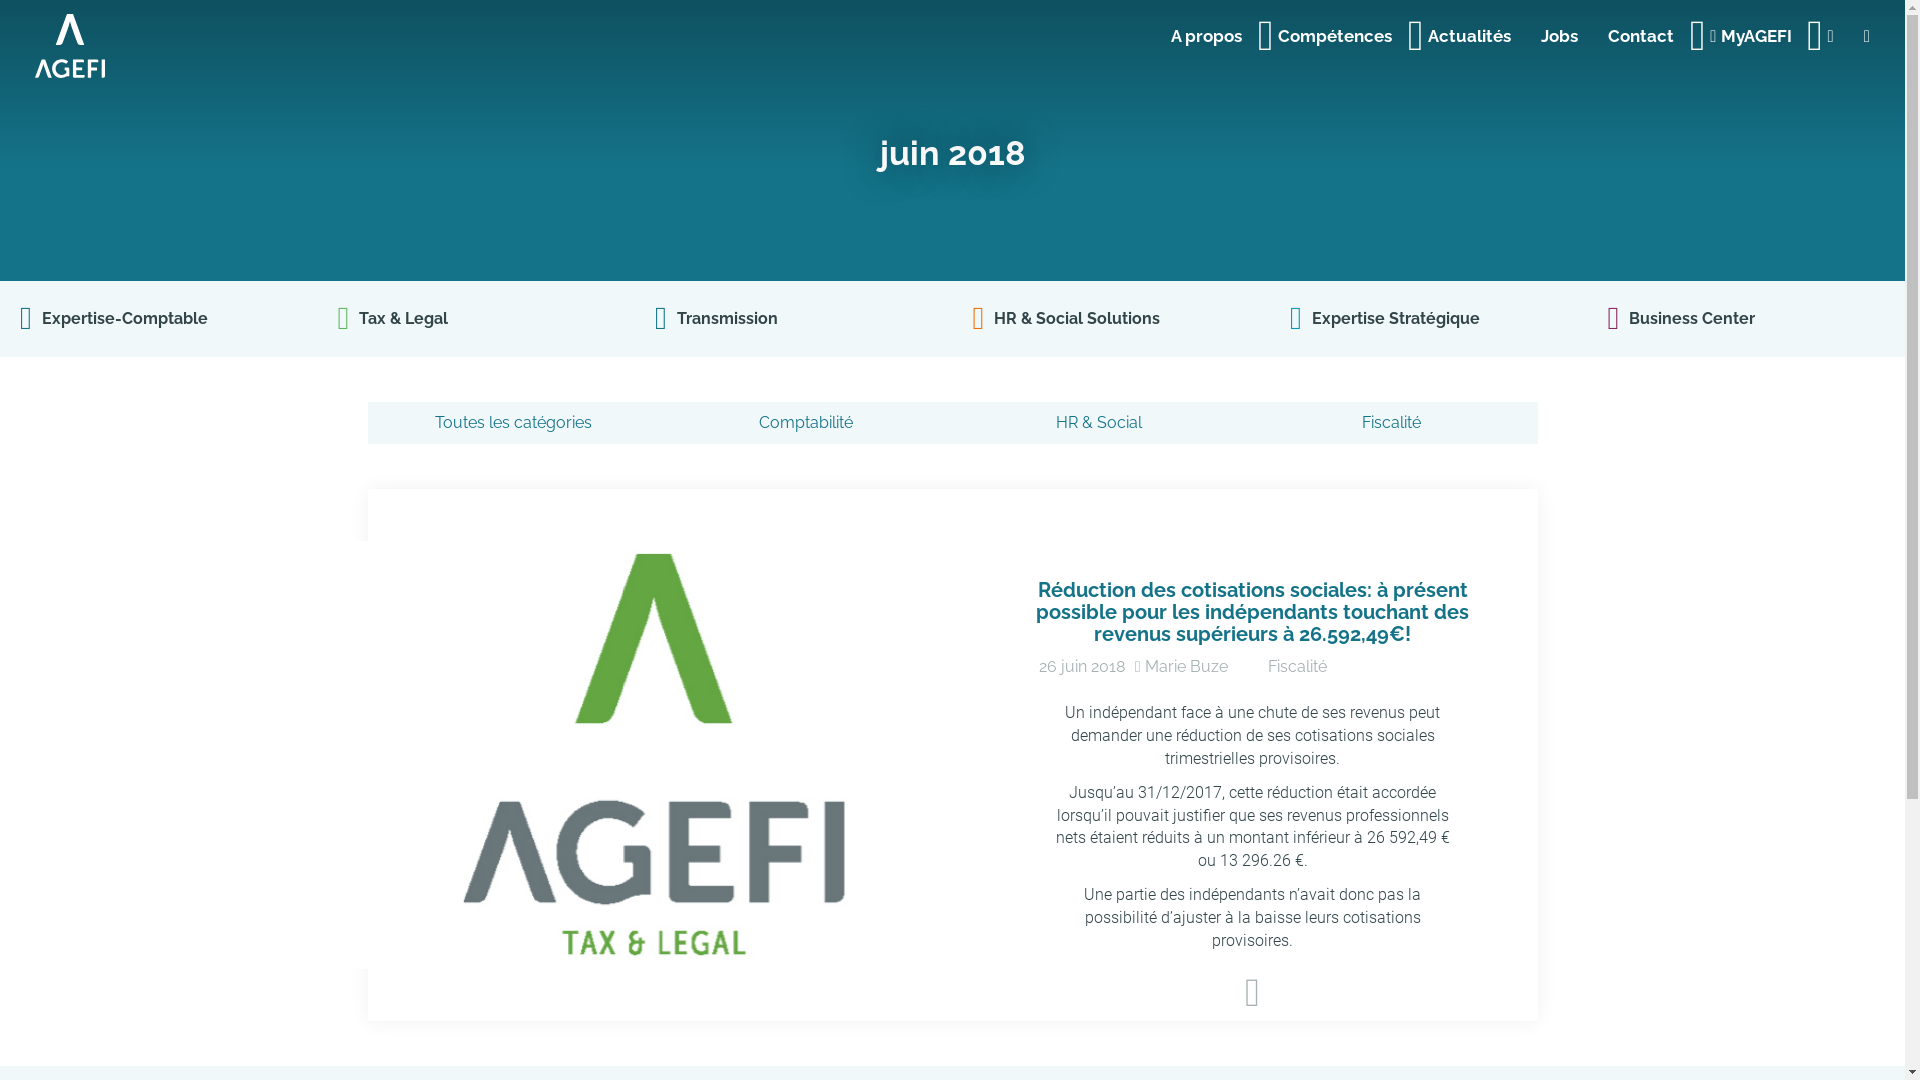 The height and width of the screenshot is (1080, 1920). I want to click on 'Tax & Legal', so click(474, 317).